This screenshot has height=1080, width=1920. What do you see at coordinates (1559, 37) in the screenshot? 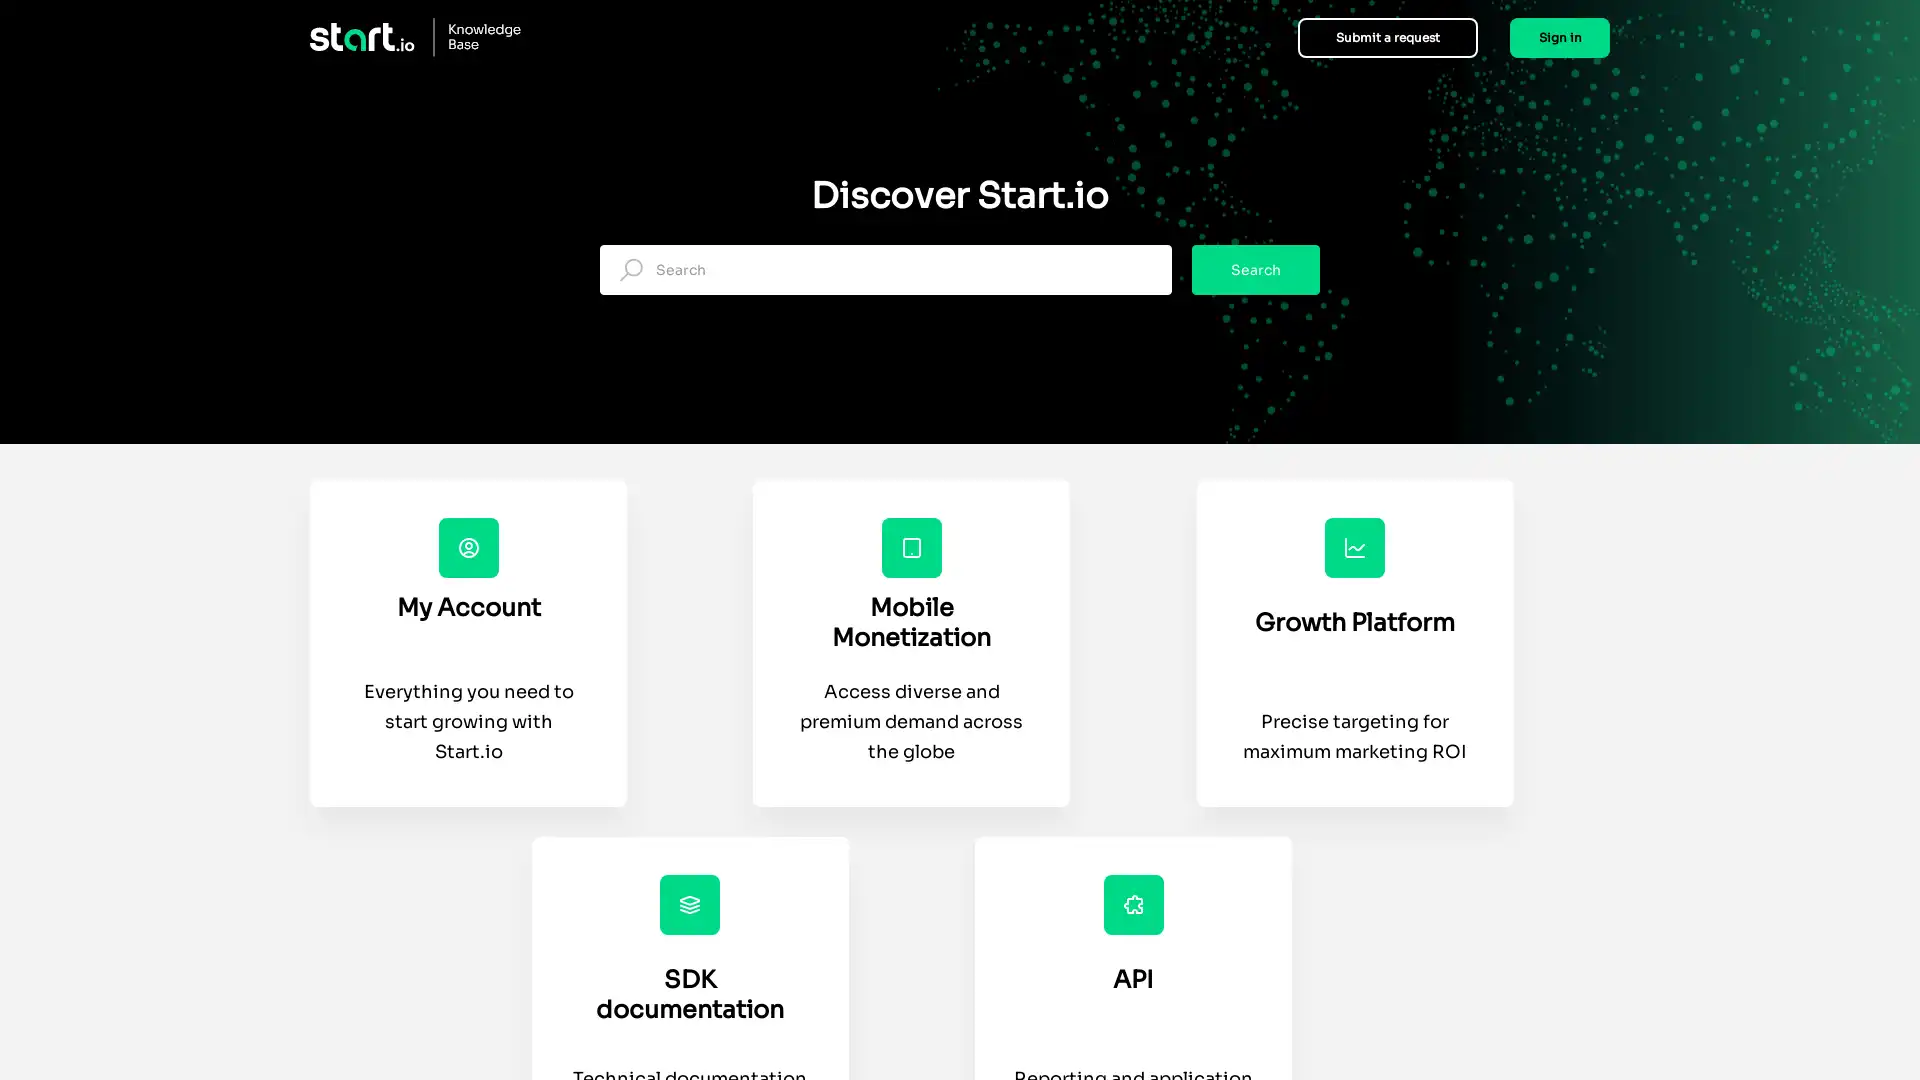
I see `Sign in` at bounding box center [1559, 37].